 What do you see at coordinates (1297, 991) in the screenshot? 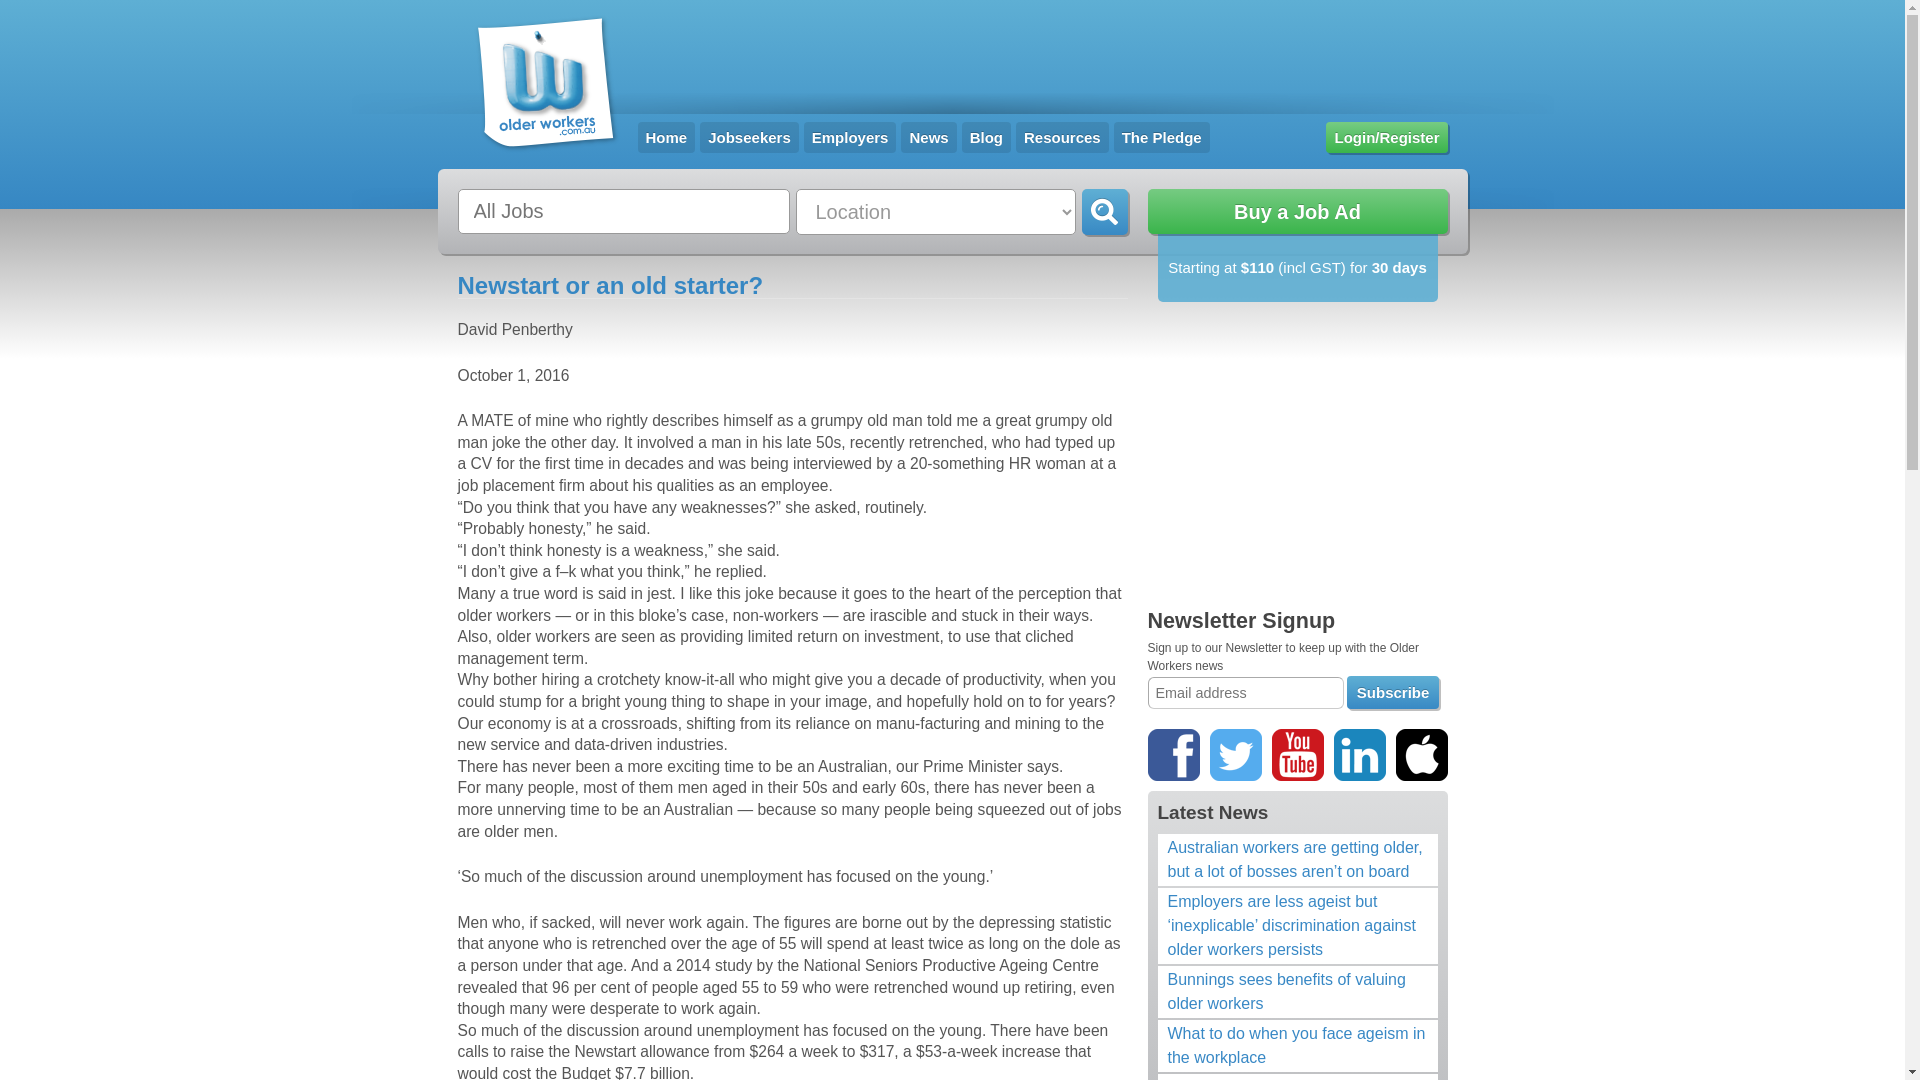
I see `'Bunnings sees benefits of valuing older workers'` at bounding box center [1297, 991].